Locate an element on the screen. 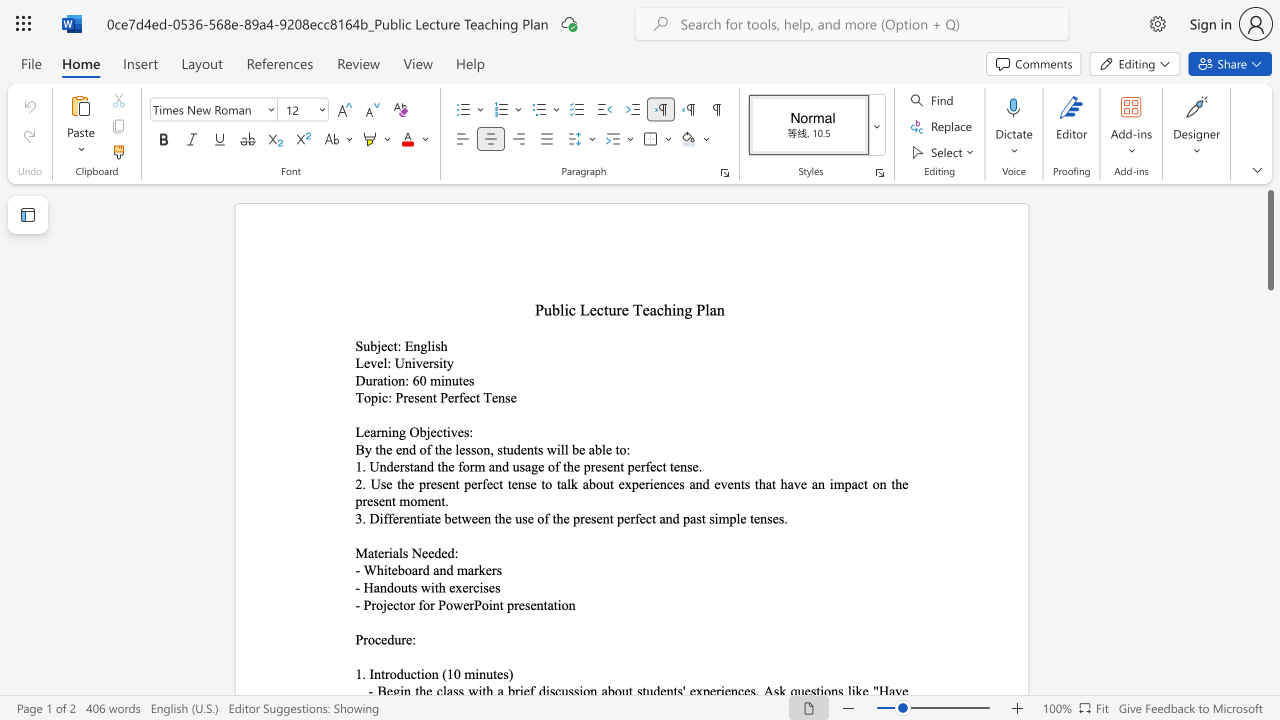 This screenshot has height=720, width=1280. the subset text "esson, students w" within the text "By the end of the lesson, students will be able to:" is located at coordinates (458, 448).